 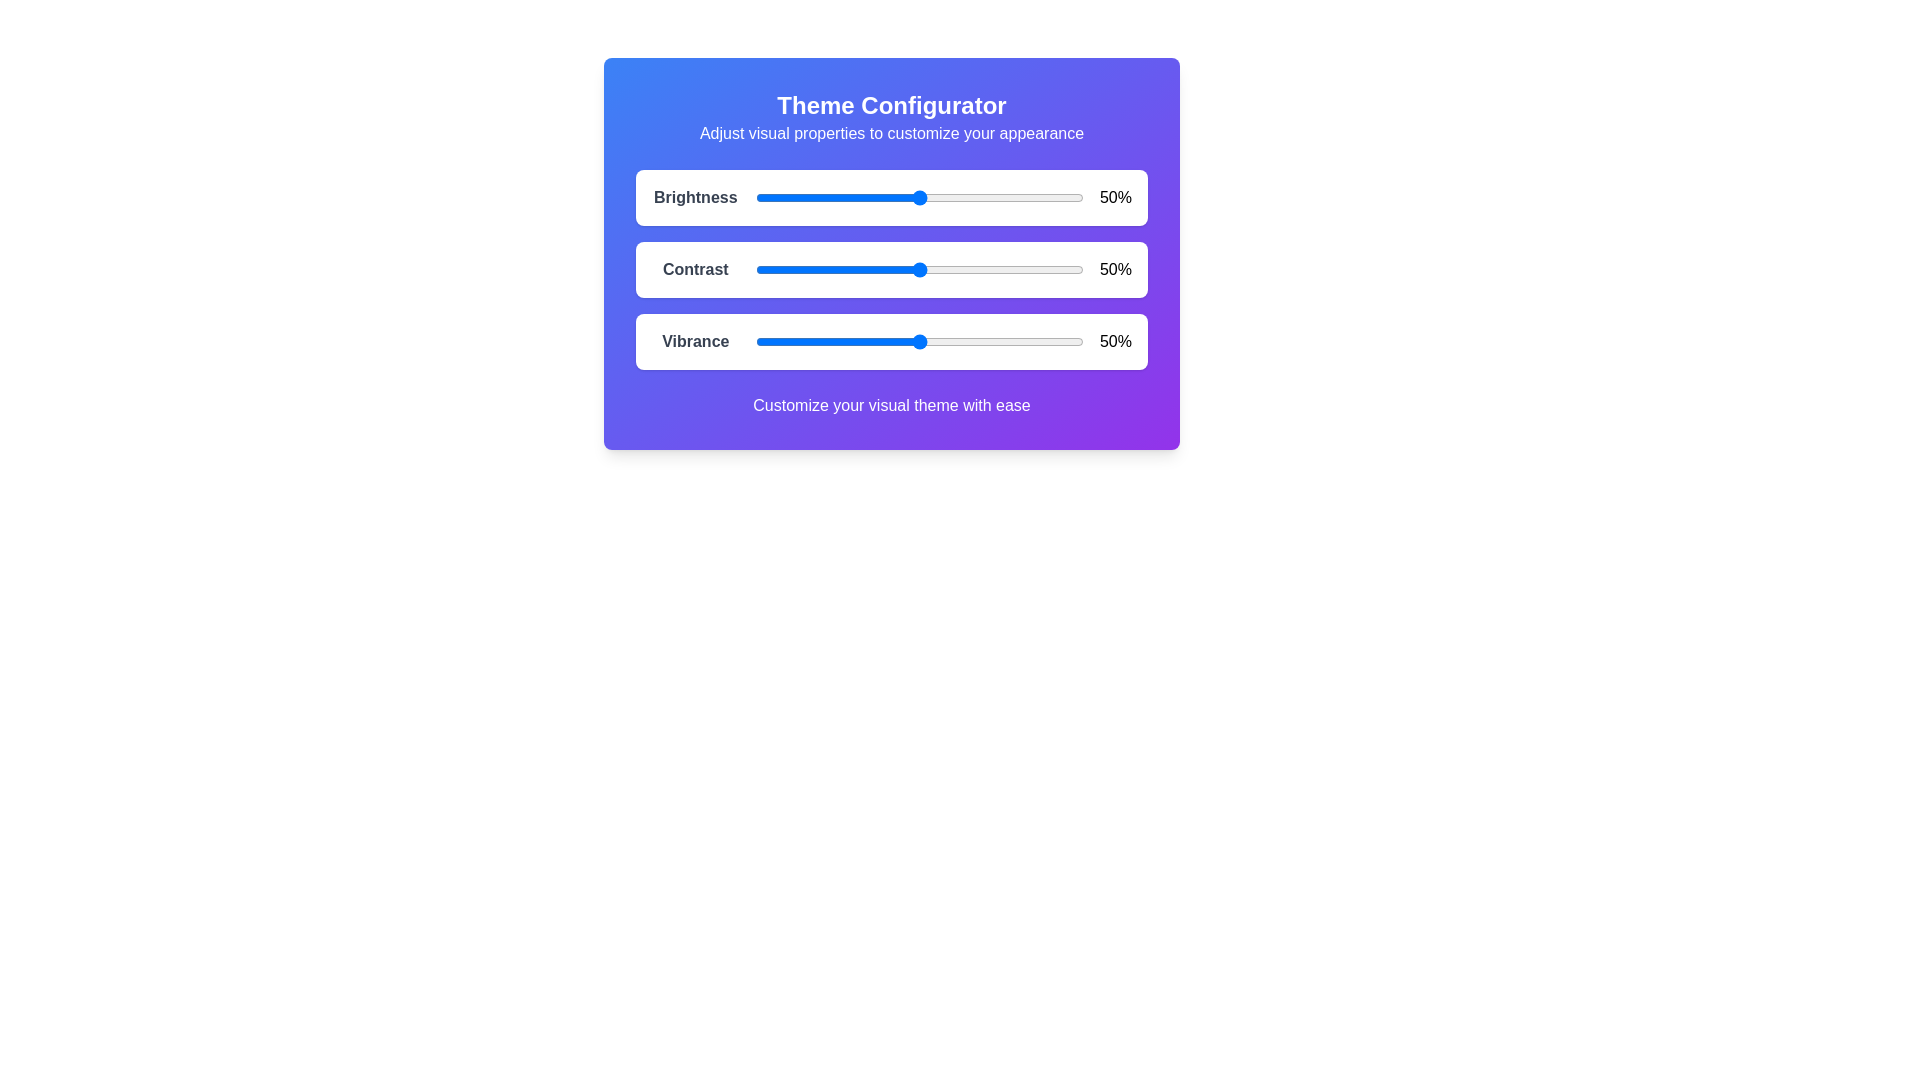 What do you see at coordinates (931, 270) in the screenshot?
I see `the contrast slider to 54%` at bounding box center [931, 270].